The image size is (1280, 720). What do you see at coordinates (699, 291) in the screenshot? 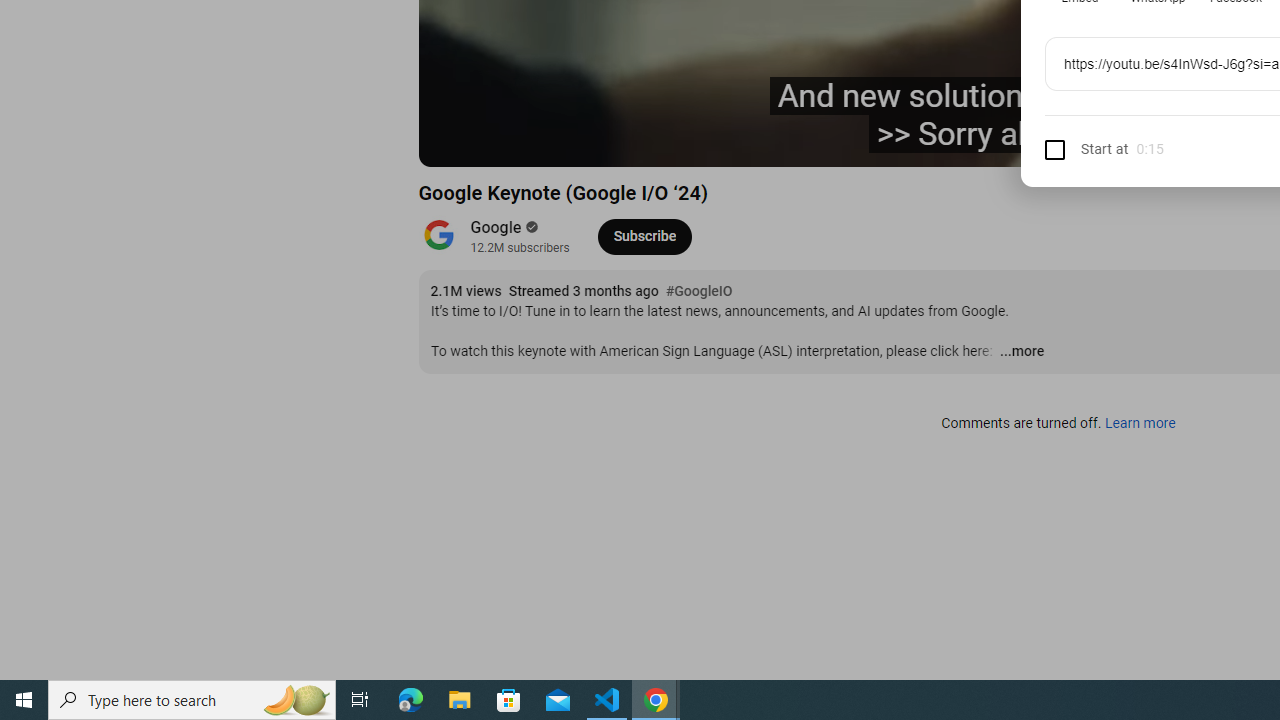
I see `'#GoogleIO'` at bounding box center [699, 291].